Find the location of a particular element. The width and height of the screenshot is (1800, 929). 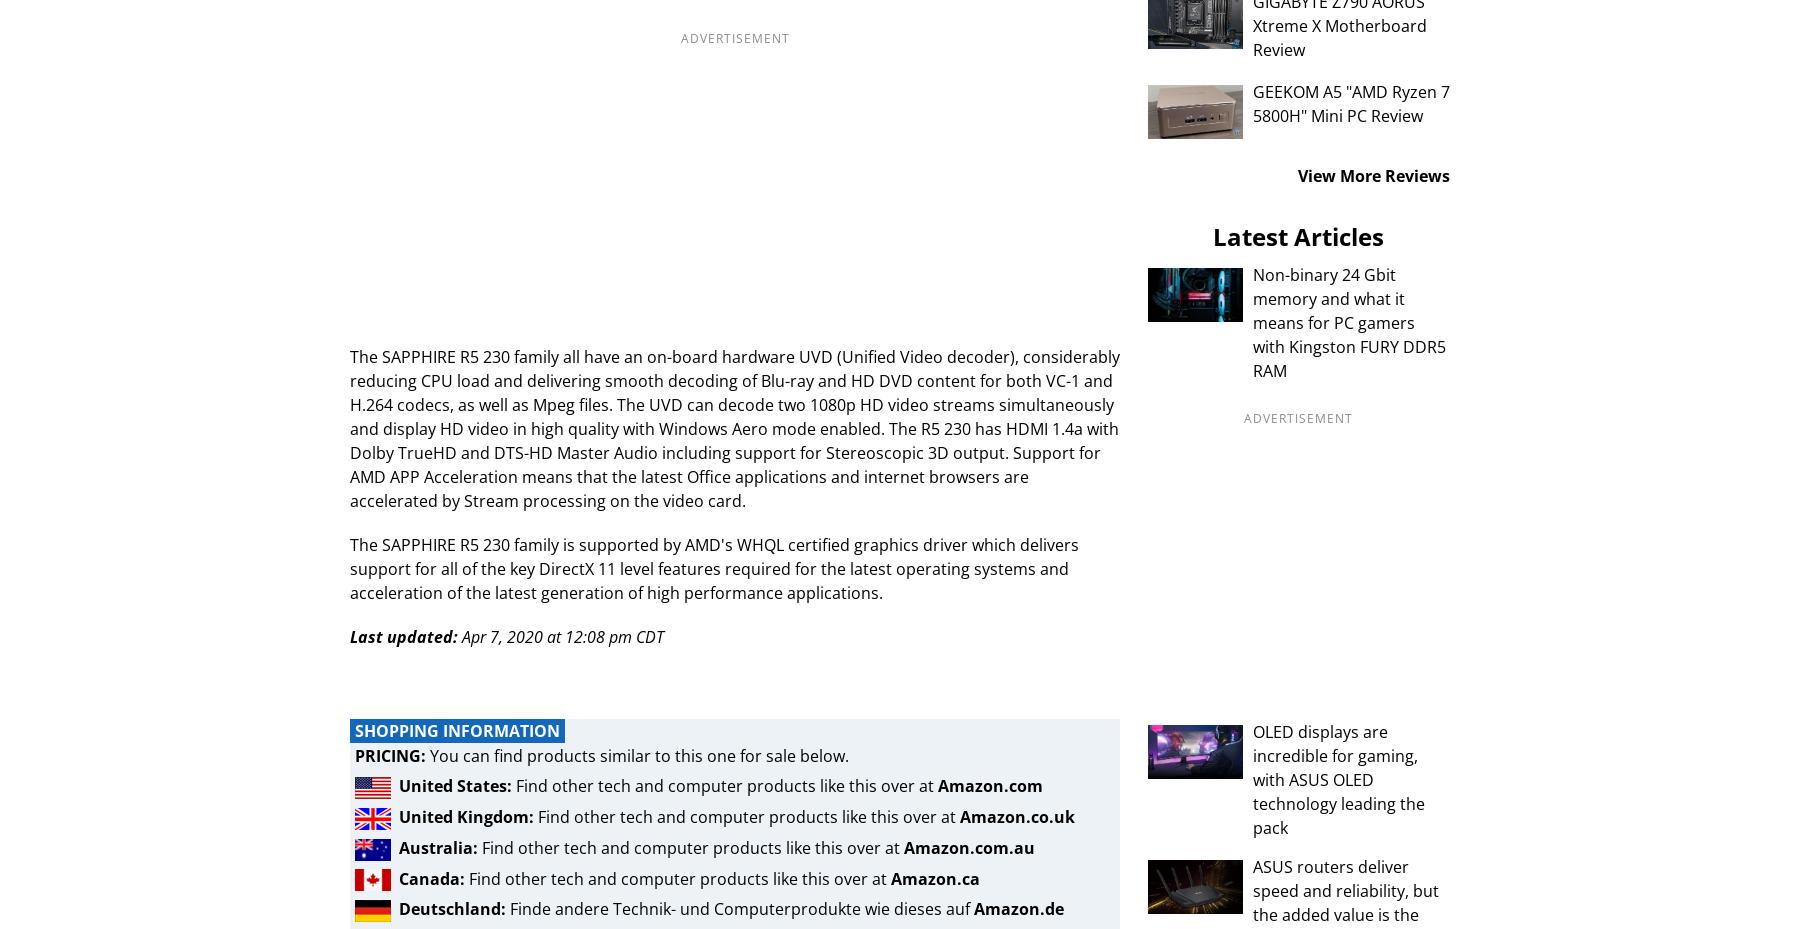

'View More Reviews' is located at coordinates (1297, 176).